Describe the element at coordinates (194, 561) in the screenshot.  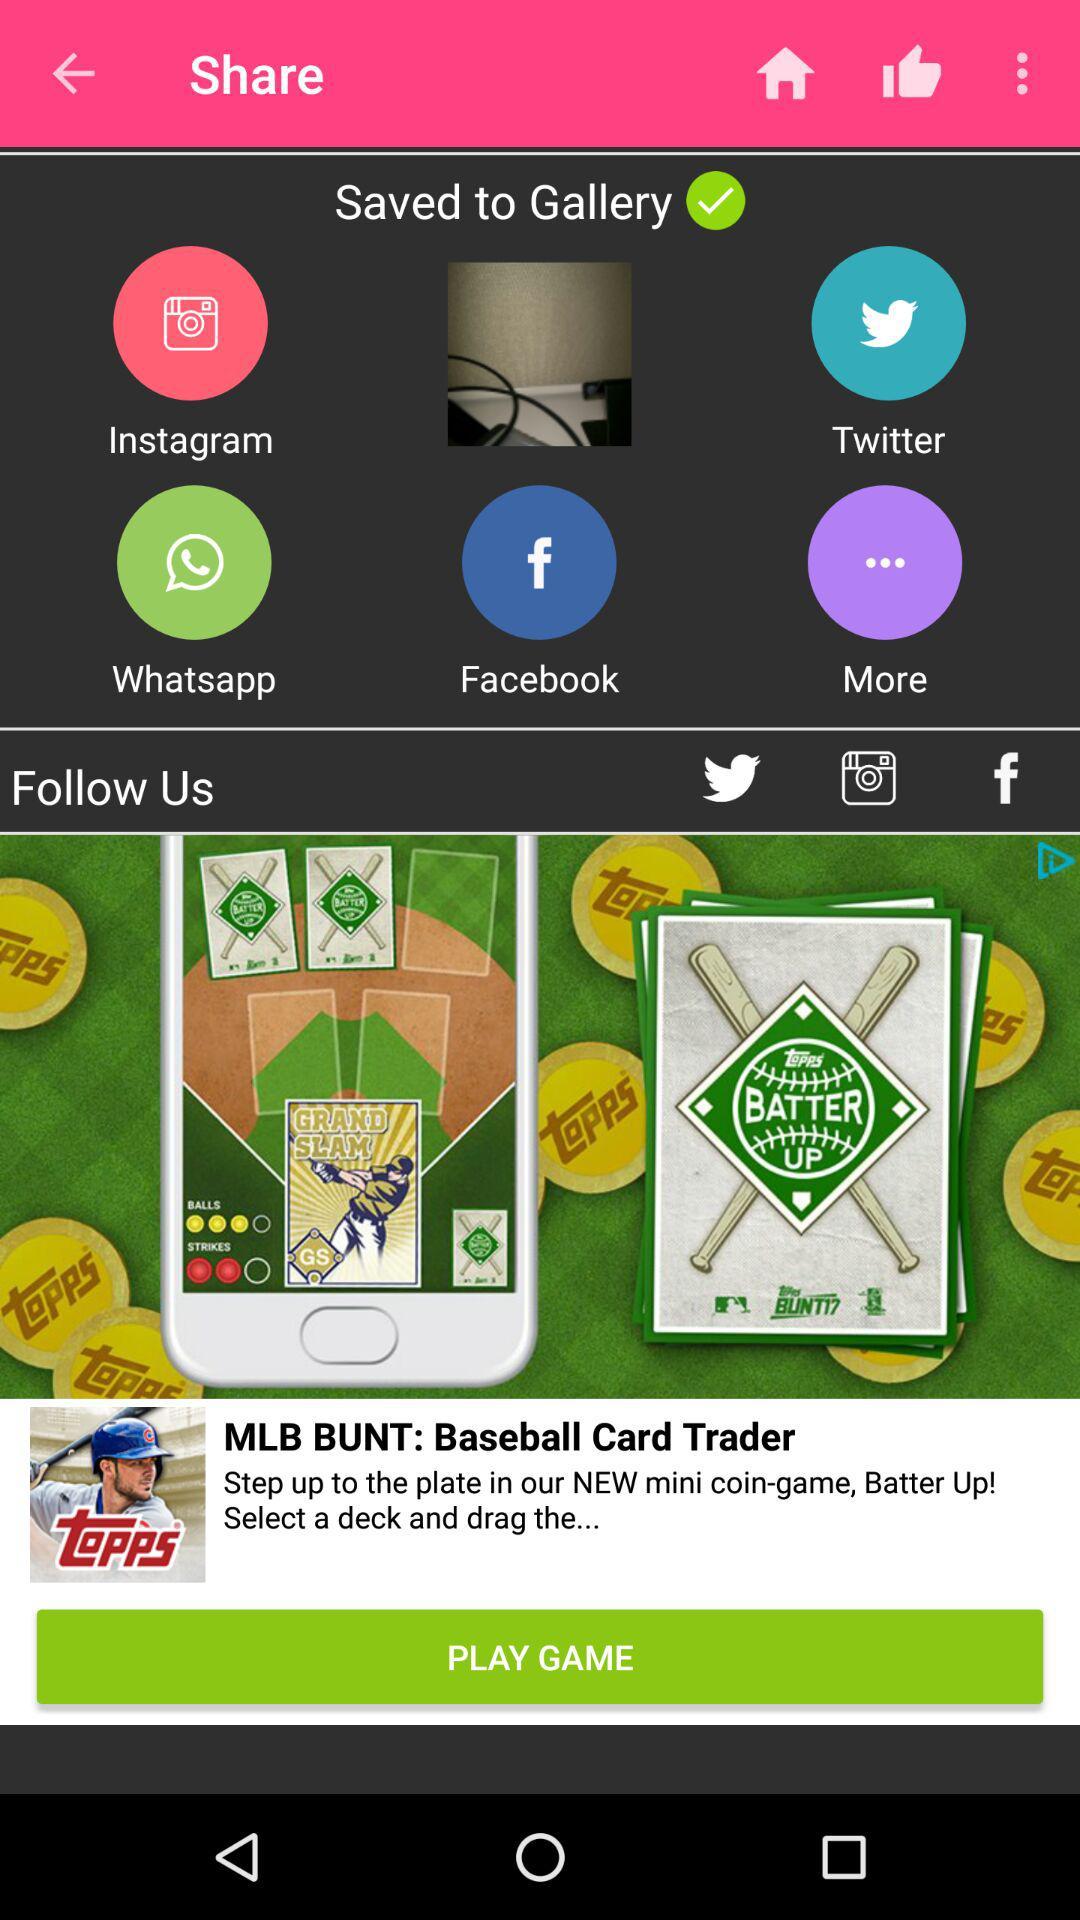
I see `share on whatsapp` at that location.